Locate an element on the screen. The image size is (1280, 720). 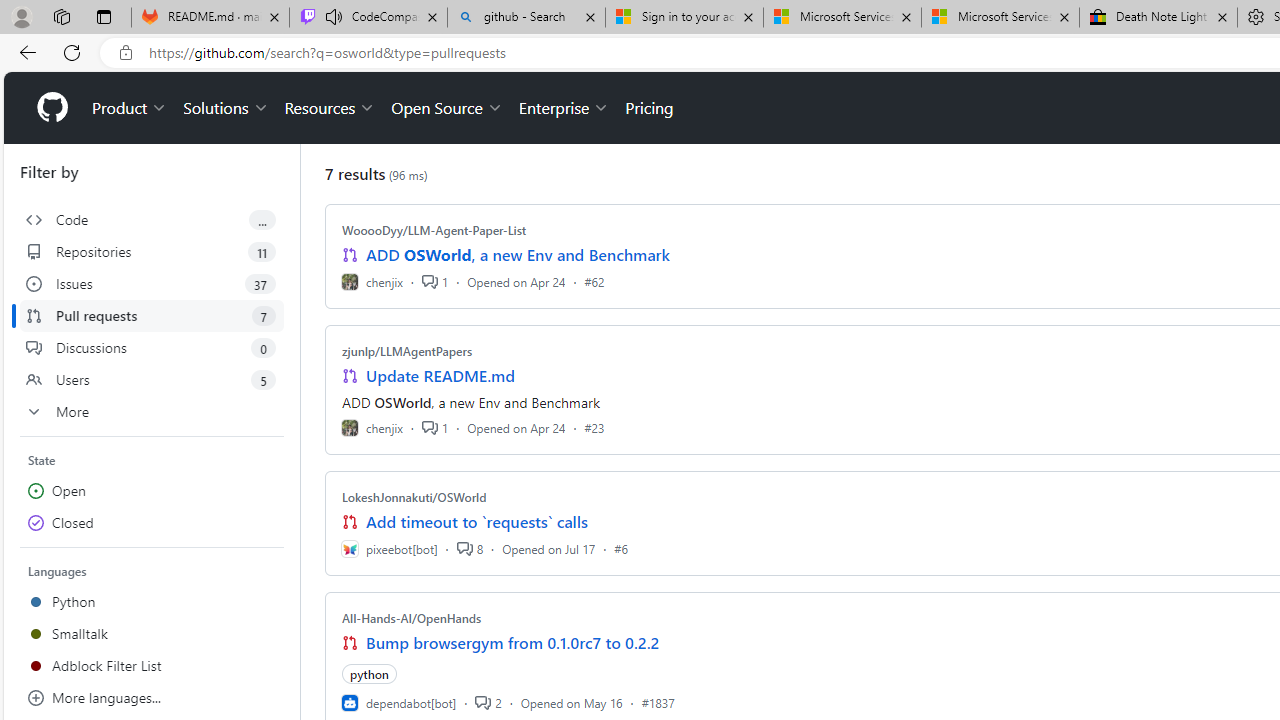
'Bump browsergym from 0.1.0rc7 to 0.2.2' is located at coordinates (513, 642).